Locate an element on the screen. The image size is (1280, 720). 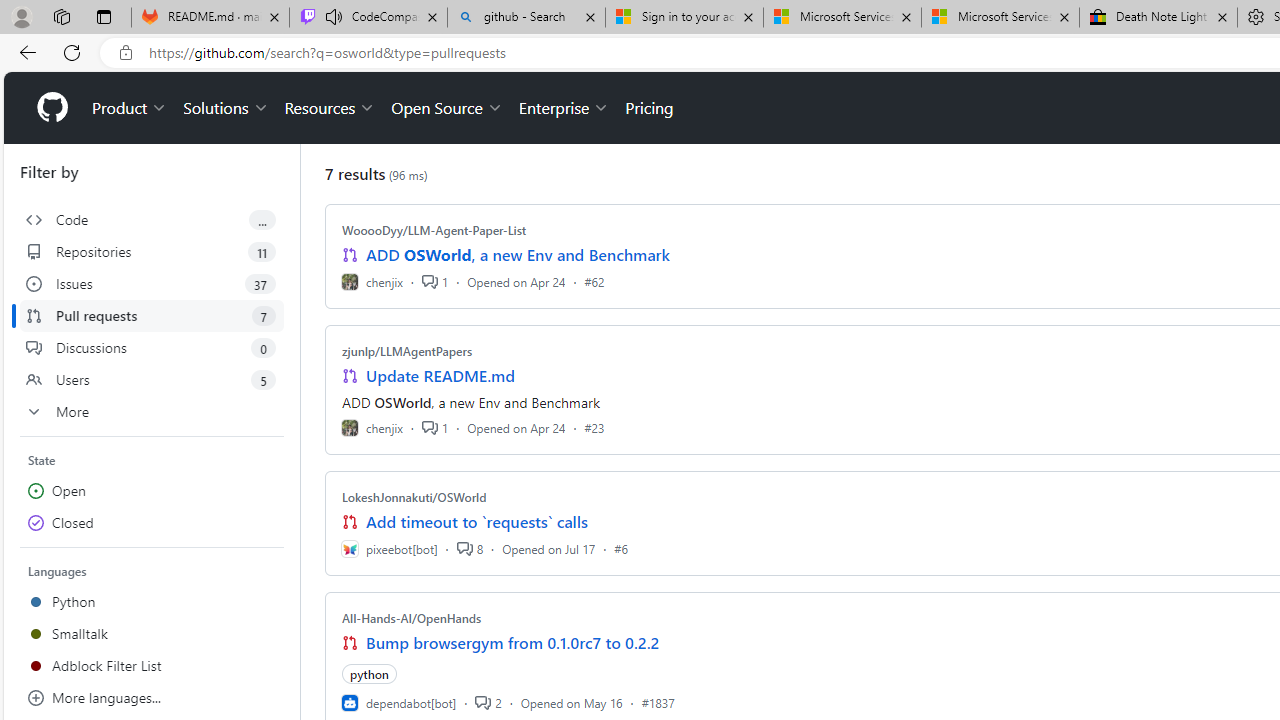
'Bump browsergym from 0.1.0rc7 to 0.2.2' is located at coordinates (513, 642).